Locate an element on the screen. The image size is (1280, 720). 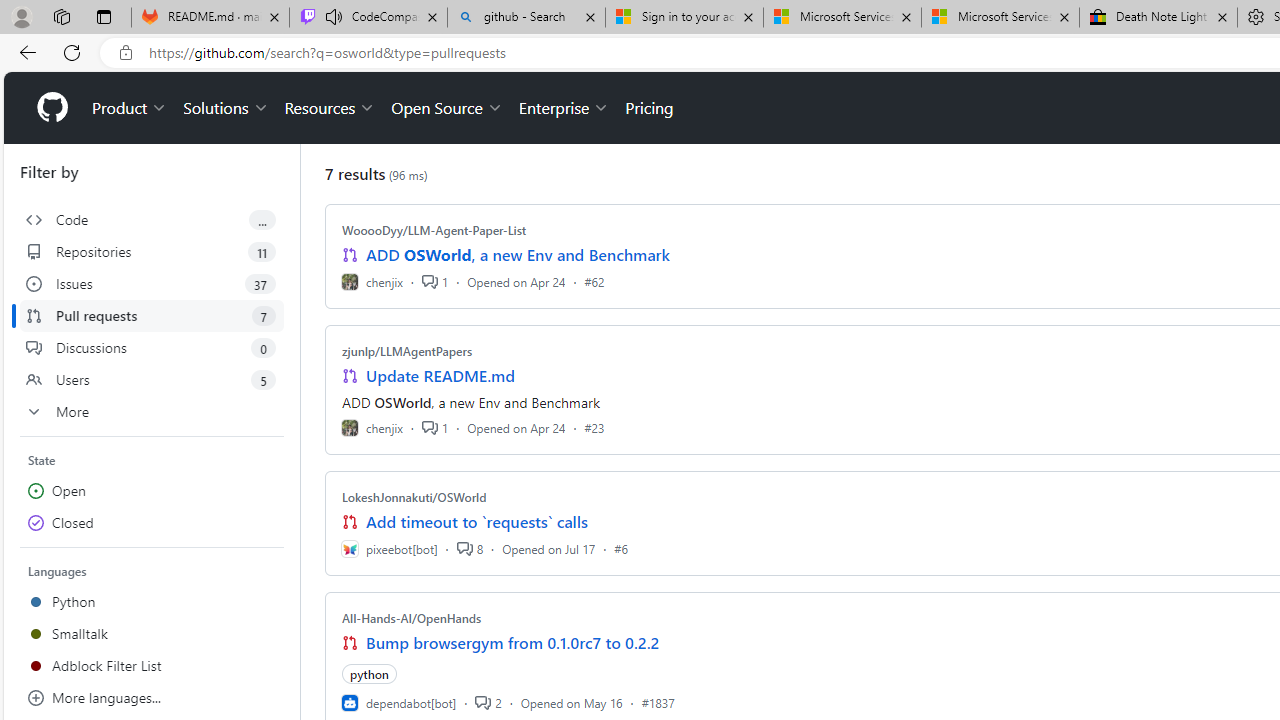
'Bump browsergym from 0.1.0rc7 to 0.2.2' is located at coordinates (513, 642).